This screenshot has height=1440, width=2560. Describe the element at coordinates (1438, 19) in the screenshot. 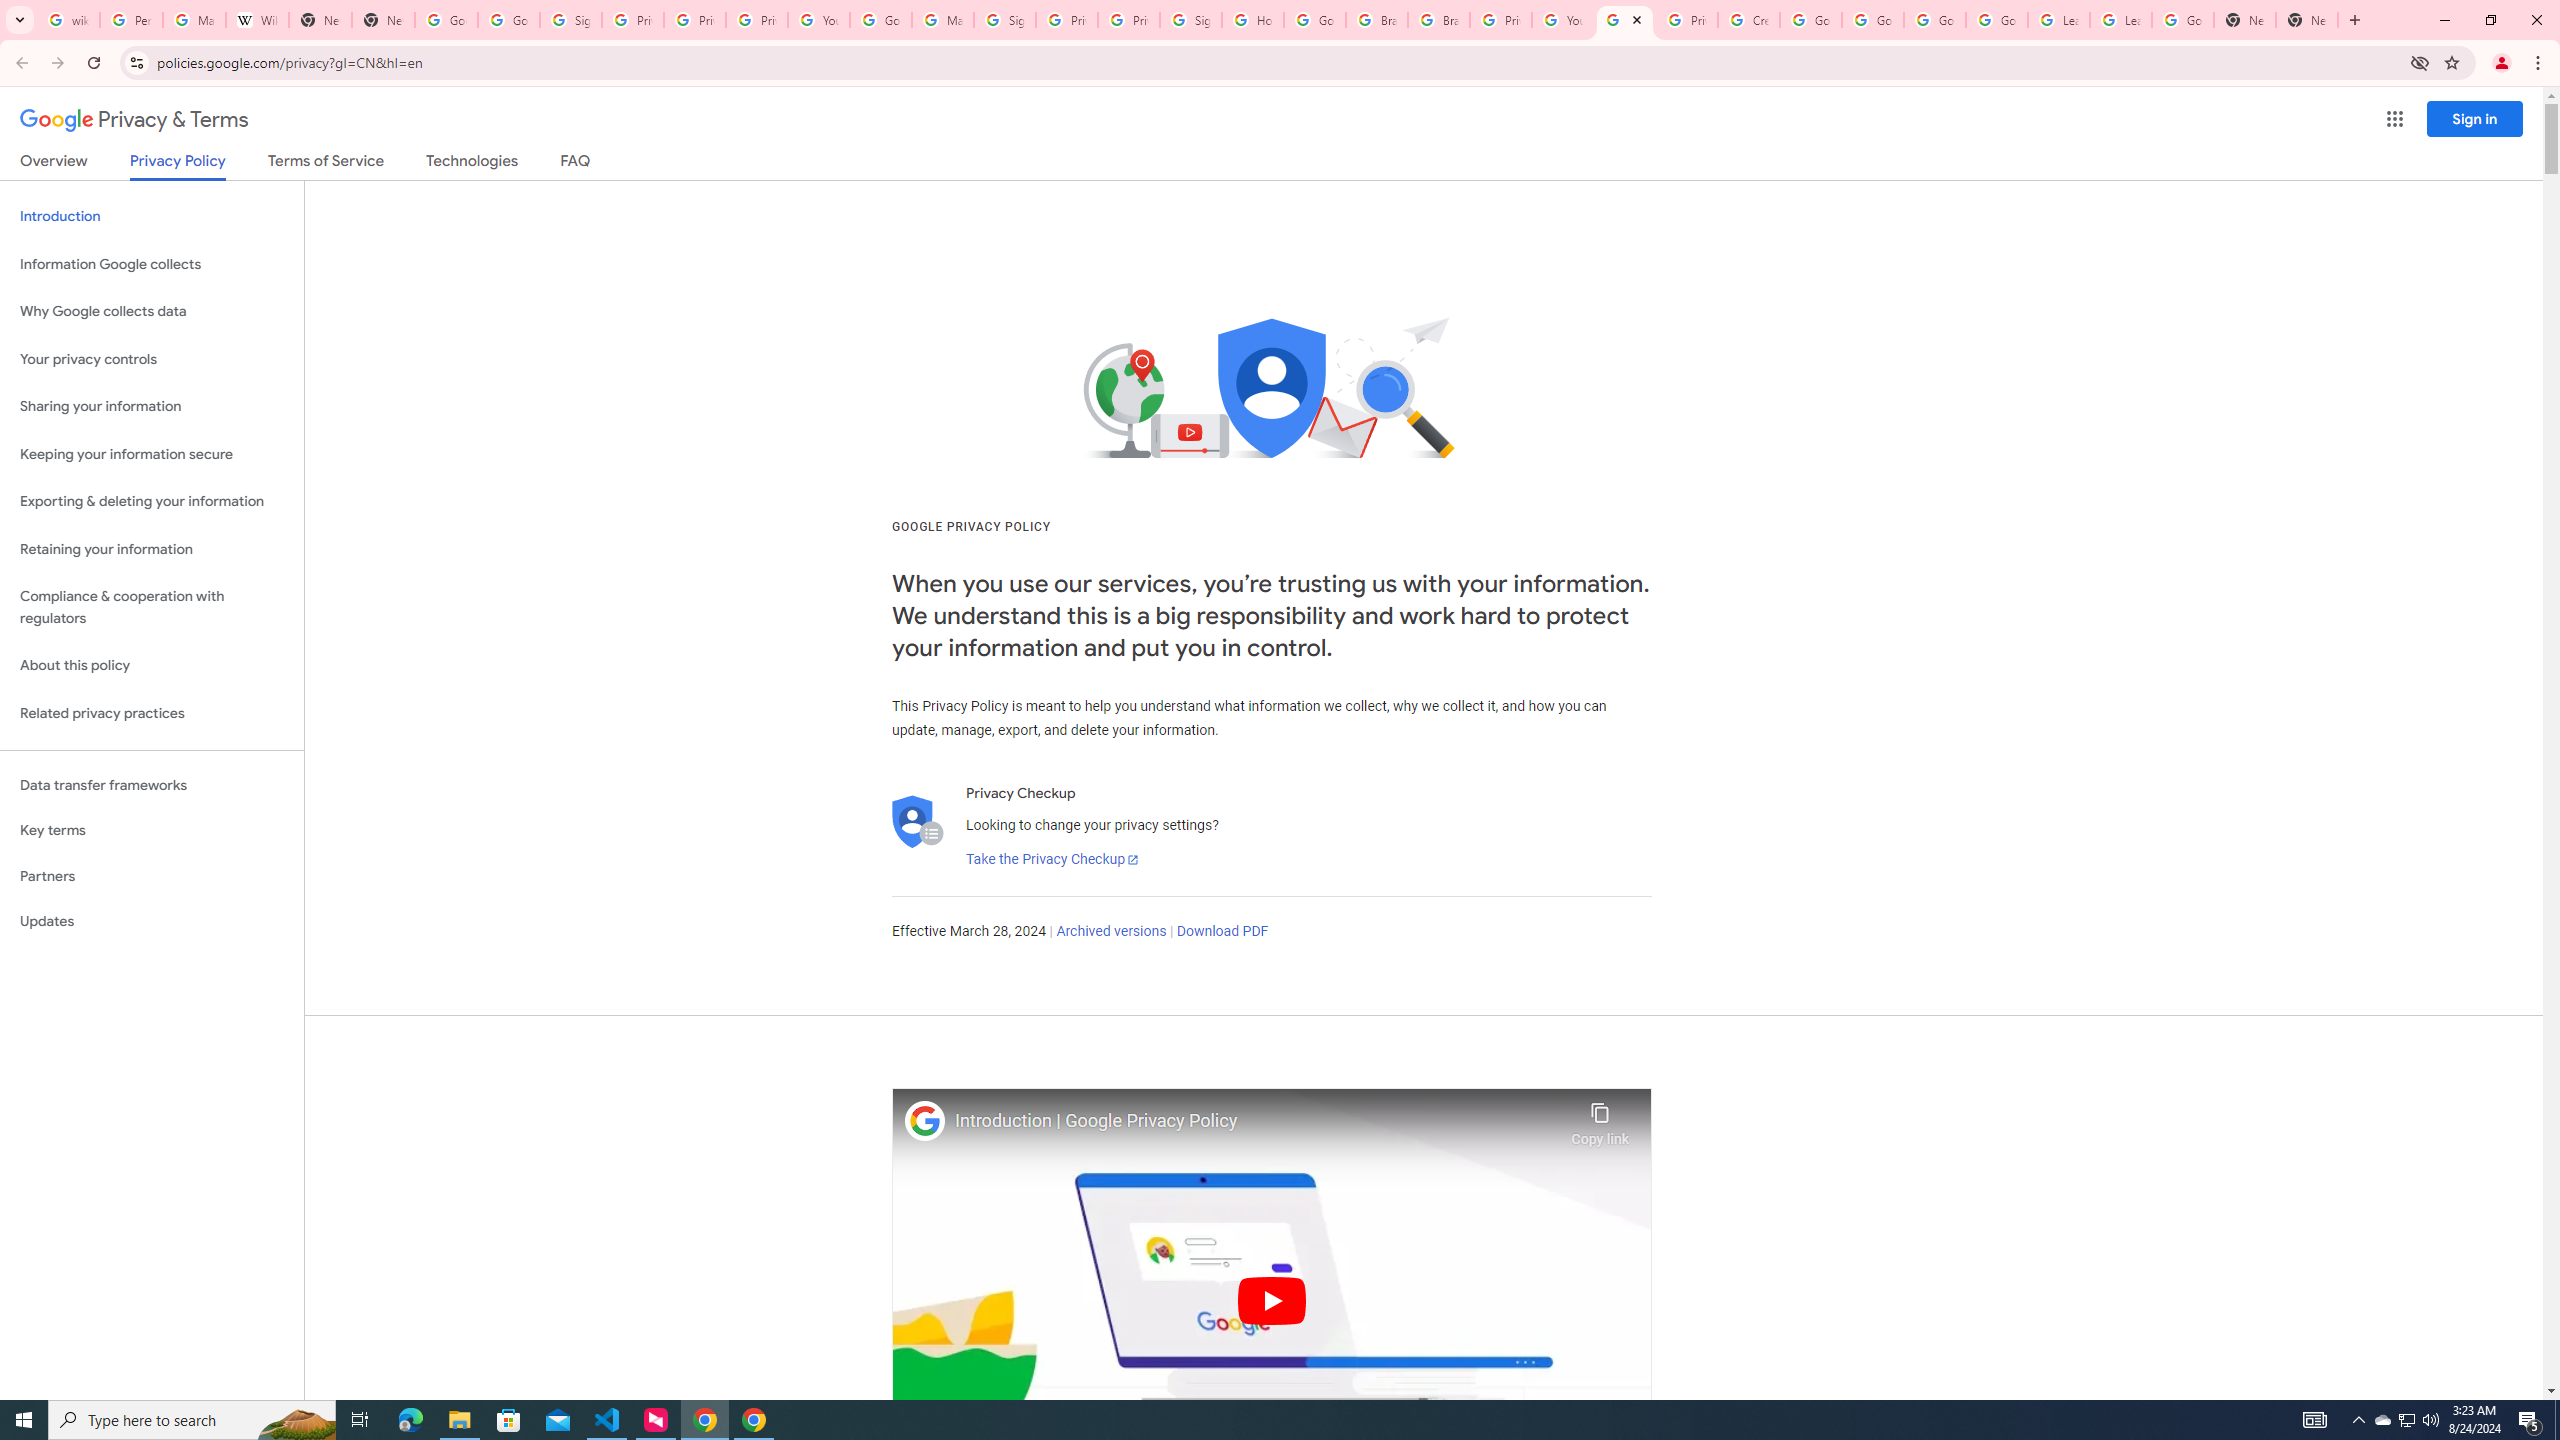

I see `'Brand Resource Center'` at that location.